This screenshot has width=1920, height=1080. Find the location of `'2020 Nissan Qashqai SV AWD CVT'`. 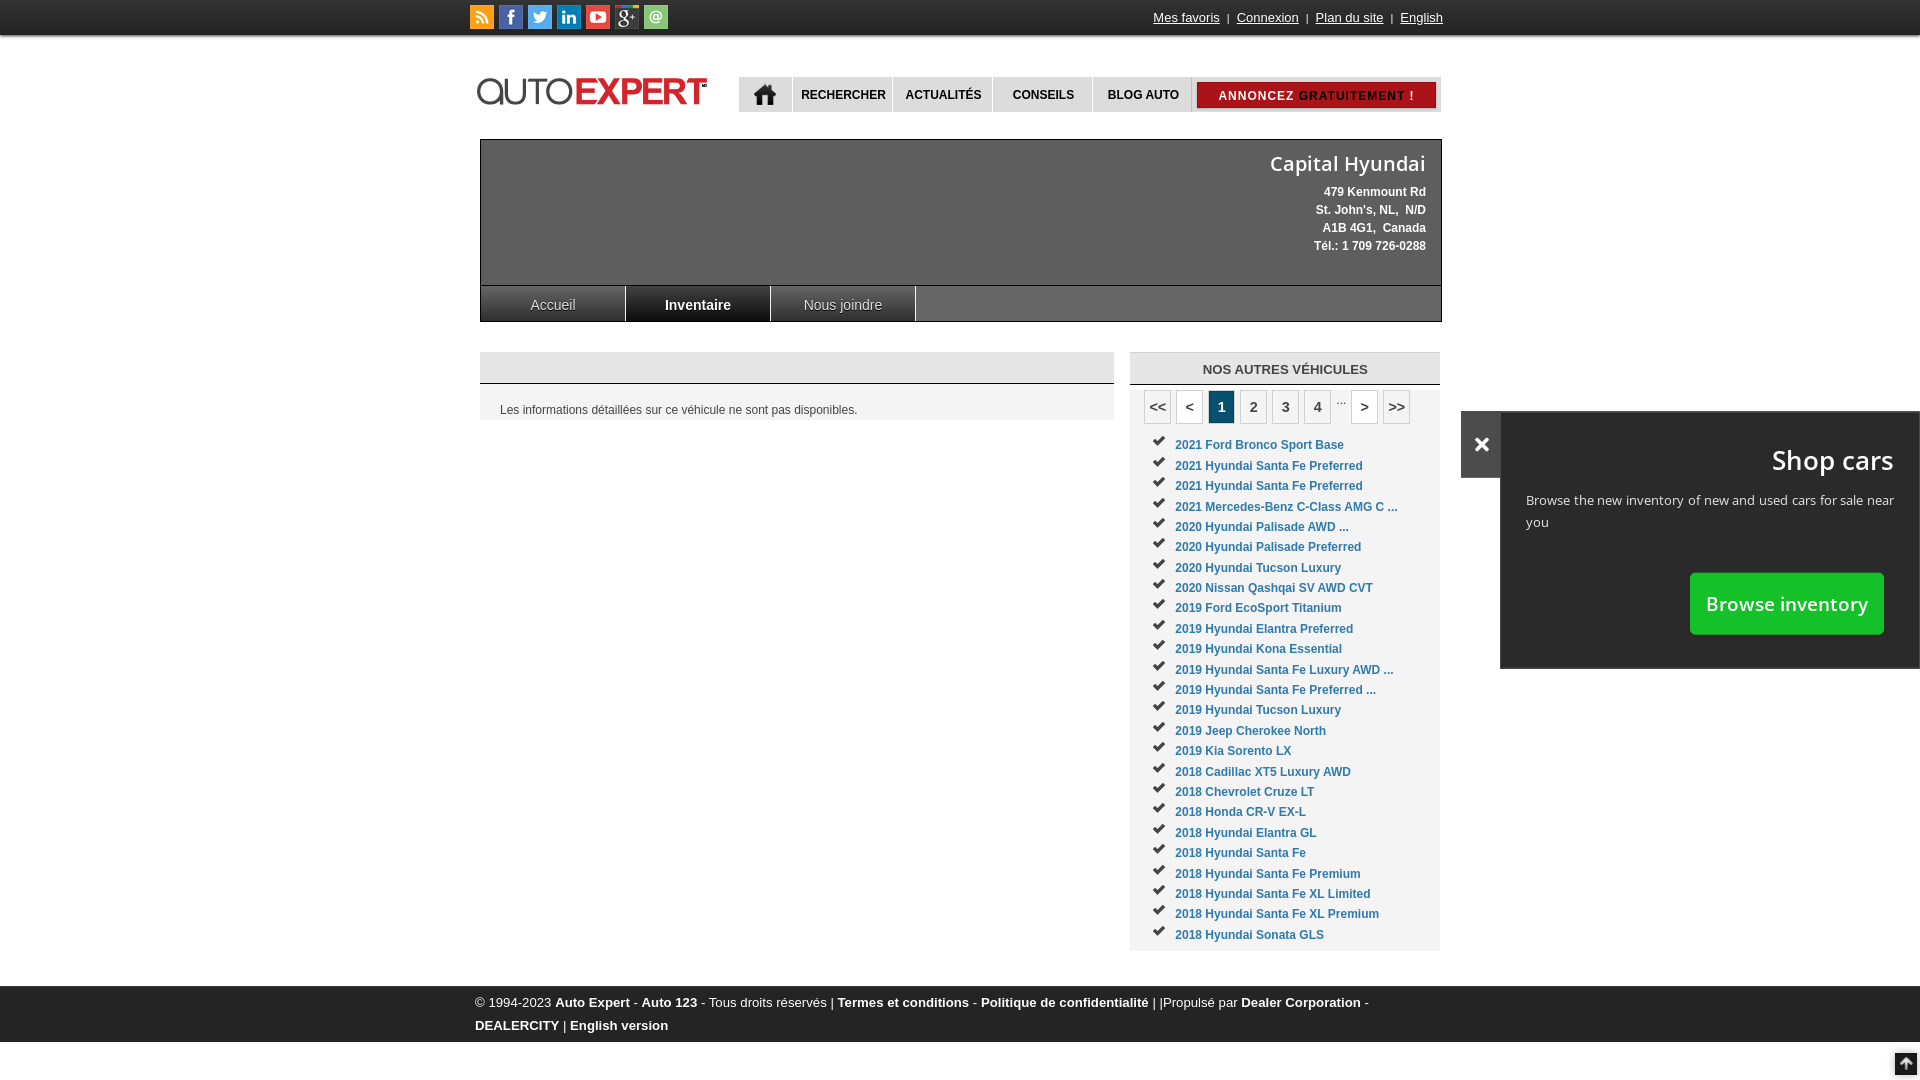

'2020 Nissan Qashqai SV AWD CVT' is located at coordinates (1272, 586).